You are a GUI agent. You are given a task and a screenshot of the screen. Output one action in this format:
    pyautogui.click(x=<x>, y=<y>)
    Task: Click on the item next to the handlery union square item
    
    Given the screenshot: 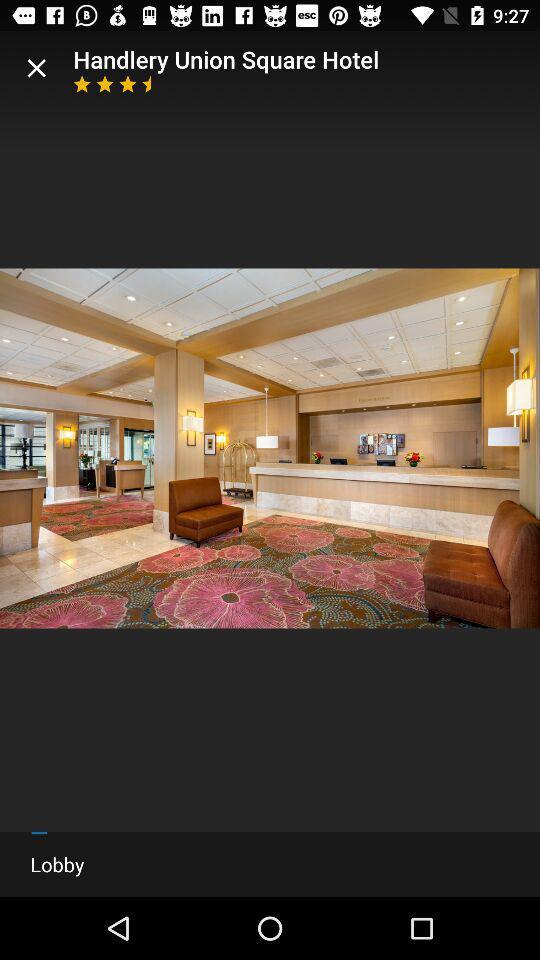 What is the action you would take?
    pyautogui.click(x=36, y=68)
    